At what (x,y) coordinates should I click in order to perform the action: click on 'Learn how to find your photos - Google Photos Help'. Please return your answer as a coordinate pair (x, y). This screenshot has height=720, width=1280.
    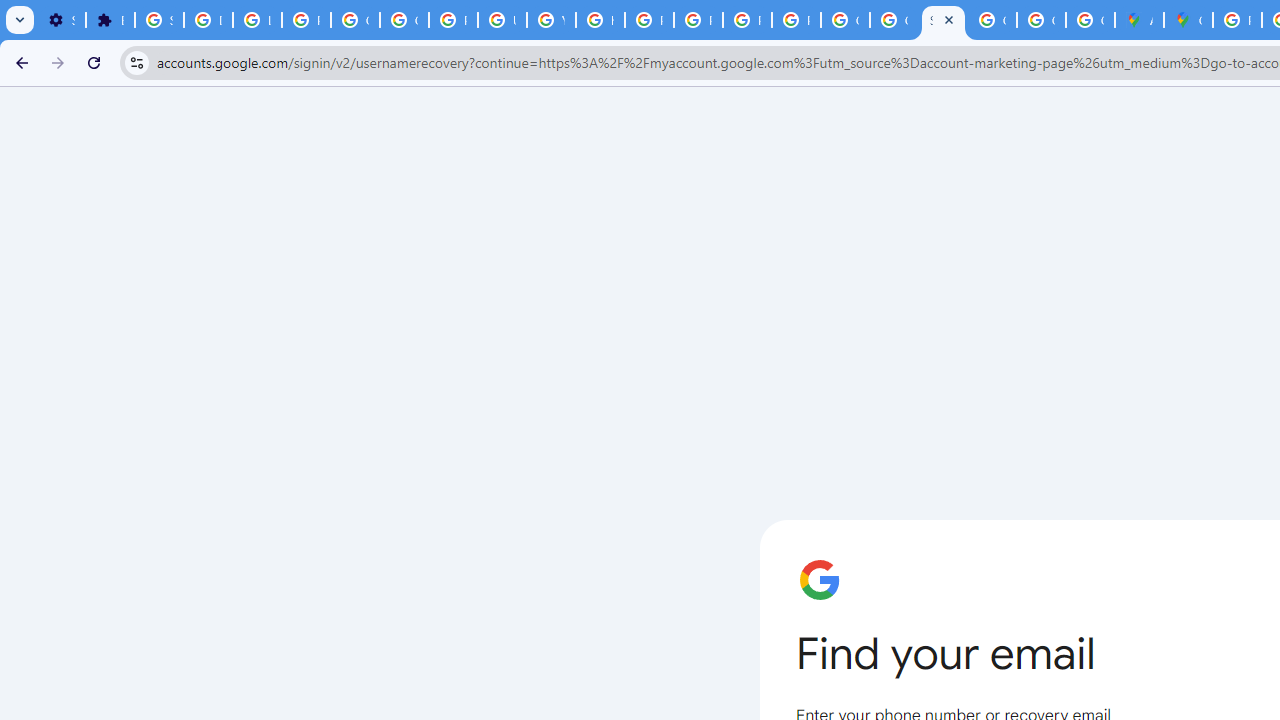
    Looking at the image, I should click on (256, 20).